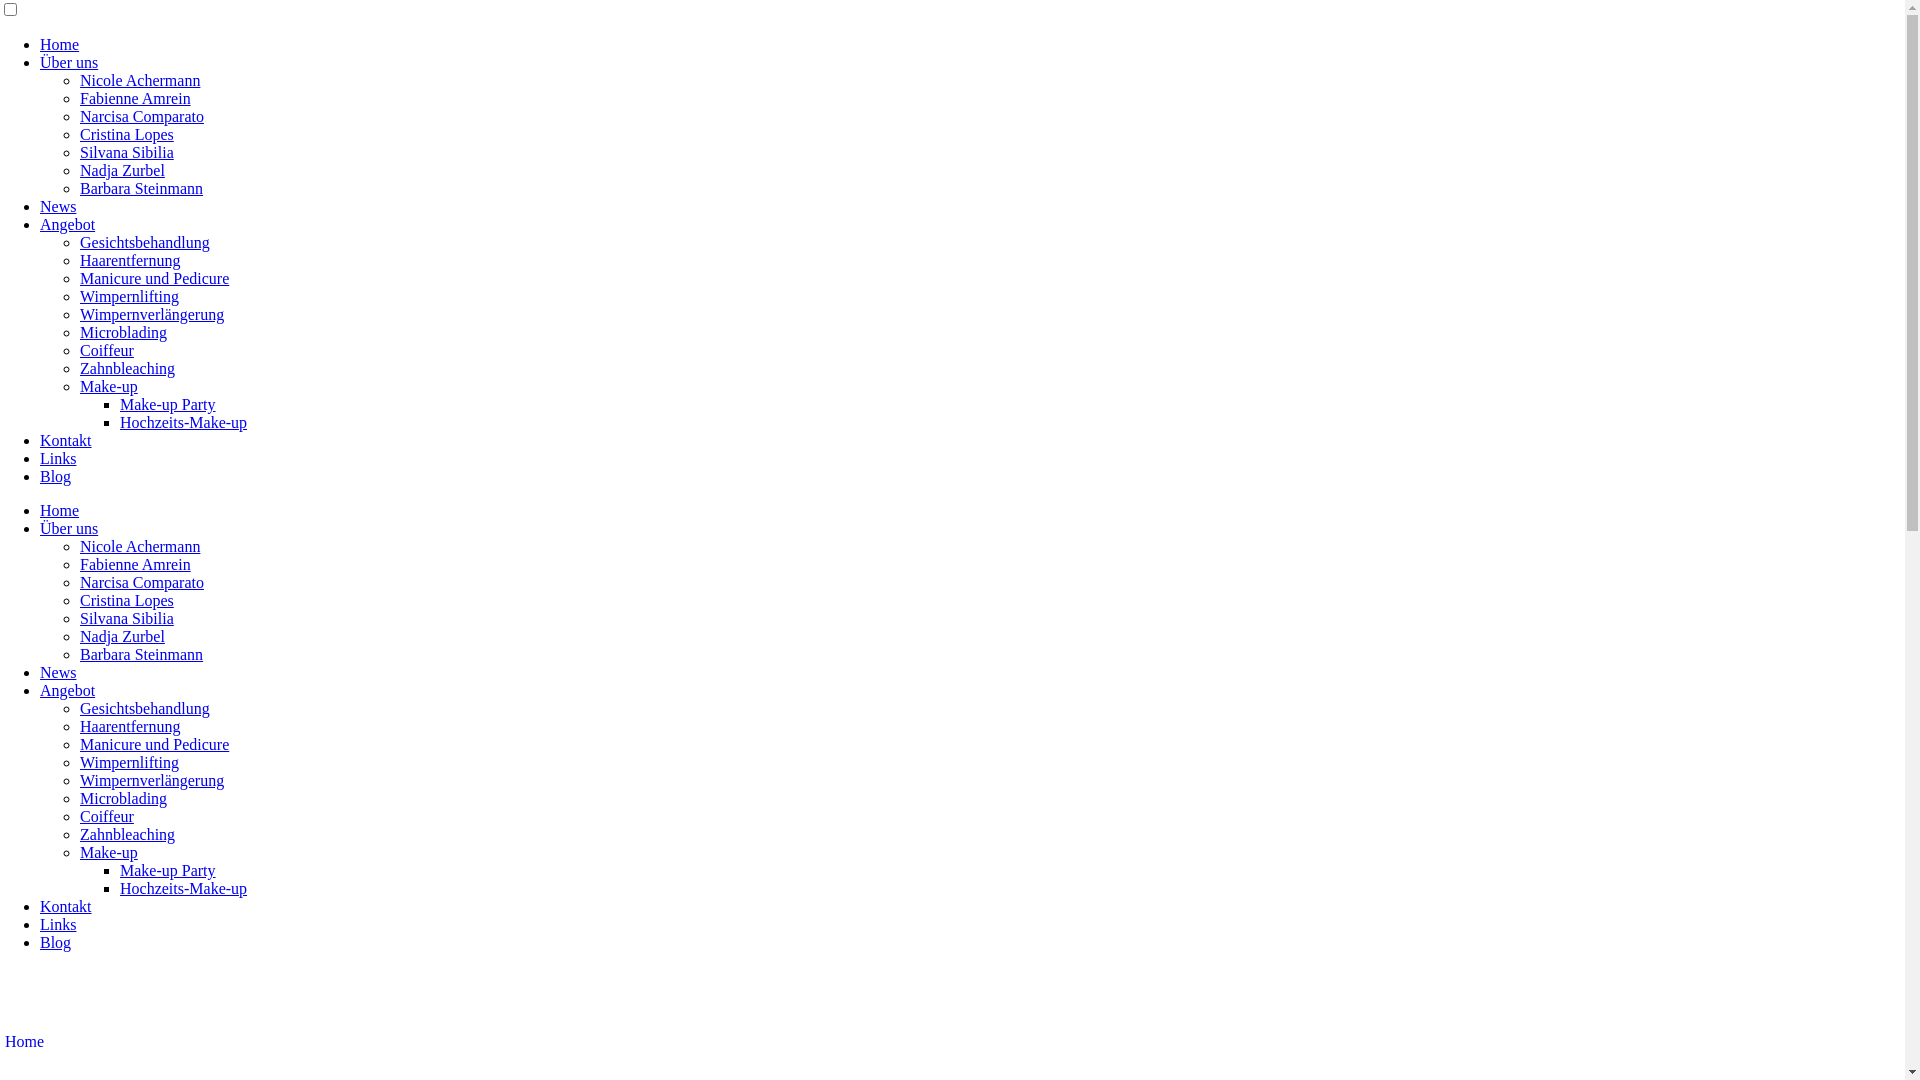 This screenshot has height=1080, width=1920. What do you see at coordinates (67, 689) in the screenshot?
I see `'Angebot'` at bounding box center [67, 689].